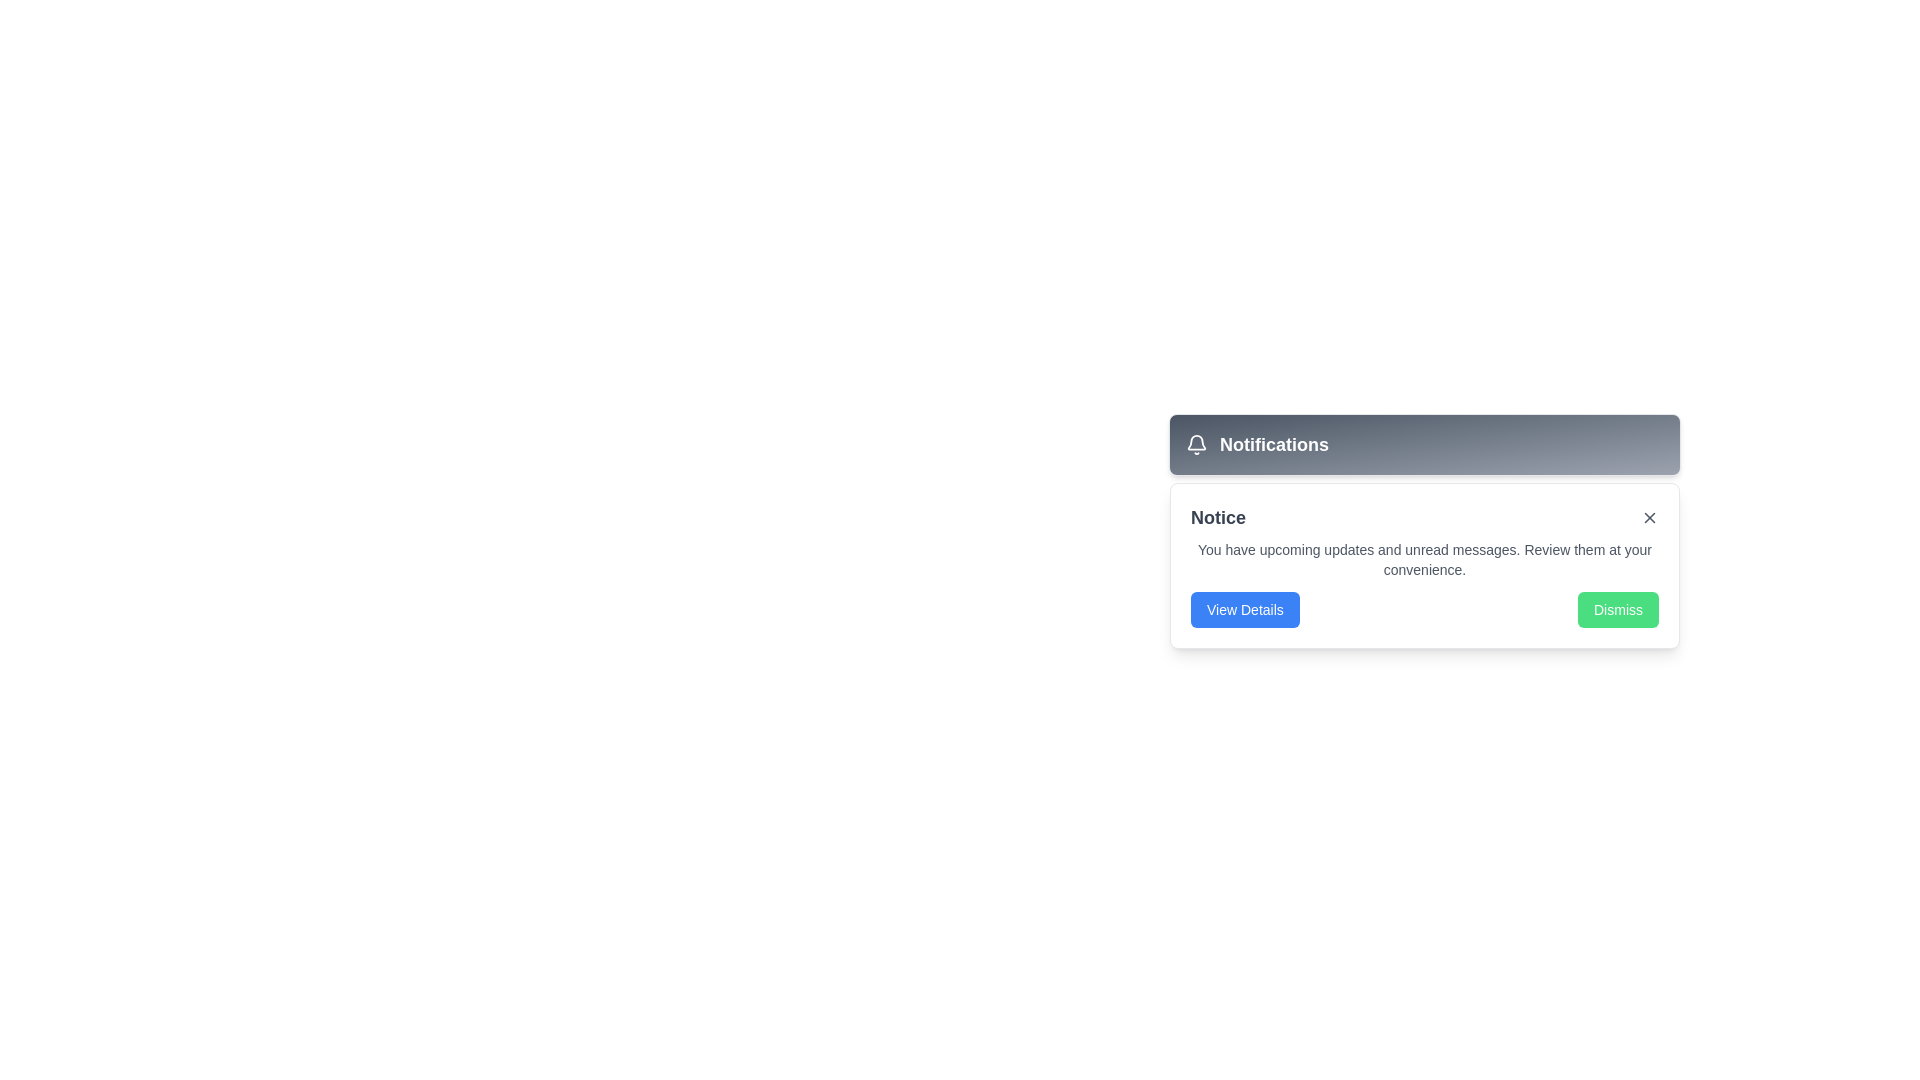 This screenshot has height=1080, width=1920. What do you see at coordinates (1273, 443) in the screenshot?
I see `header text label for the notification section located at the top of the notification card, positioned to the right of a bell-shaped icon` at bounding box center [1273, 443].